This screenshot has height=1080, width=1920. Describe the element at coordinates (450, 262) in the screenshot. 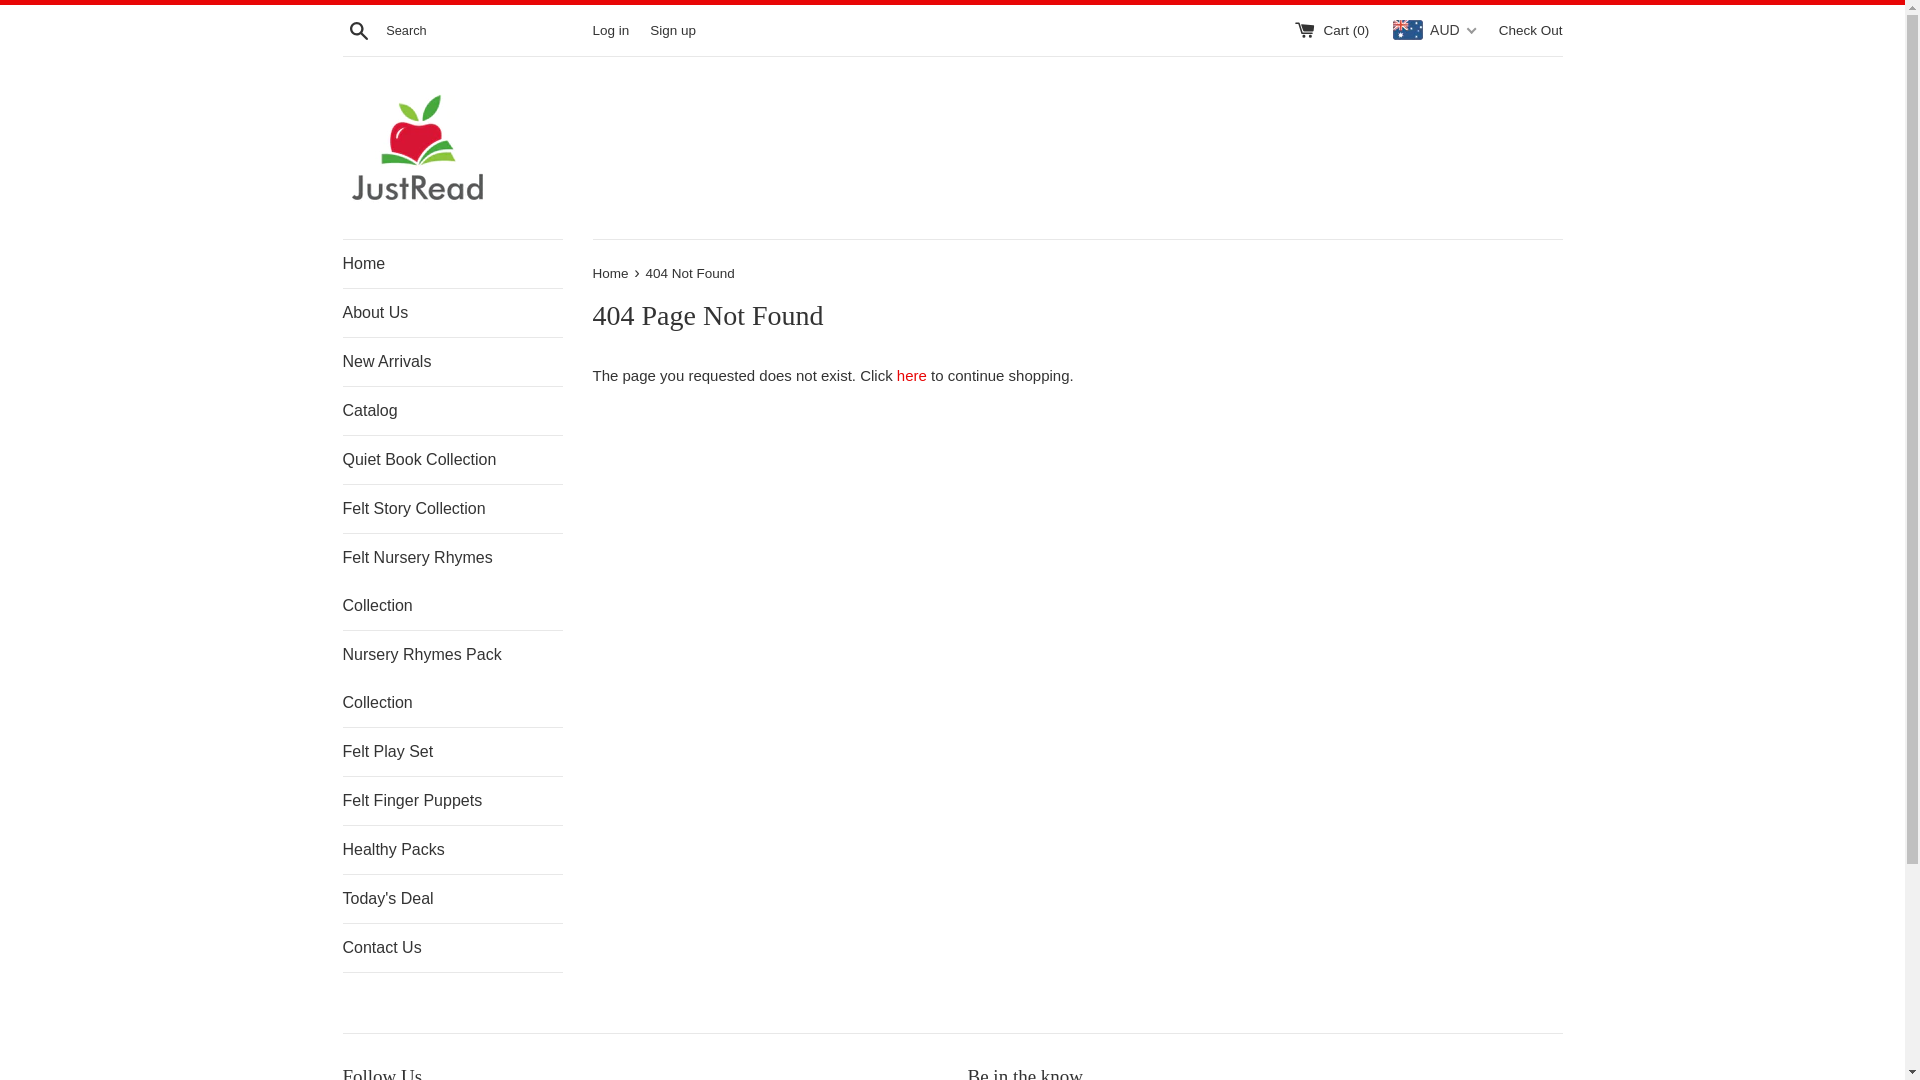

I see `'Home'` at that location.